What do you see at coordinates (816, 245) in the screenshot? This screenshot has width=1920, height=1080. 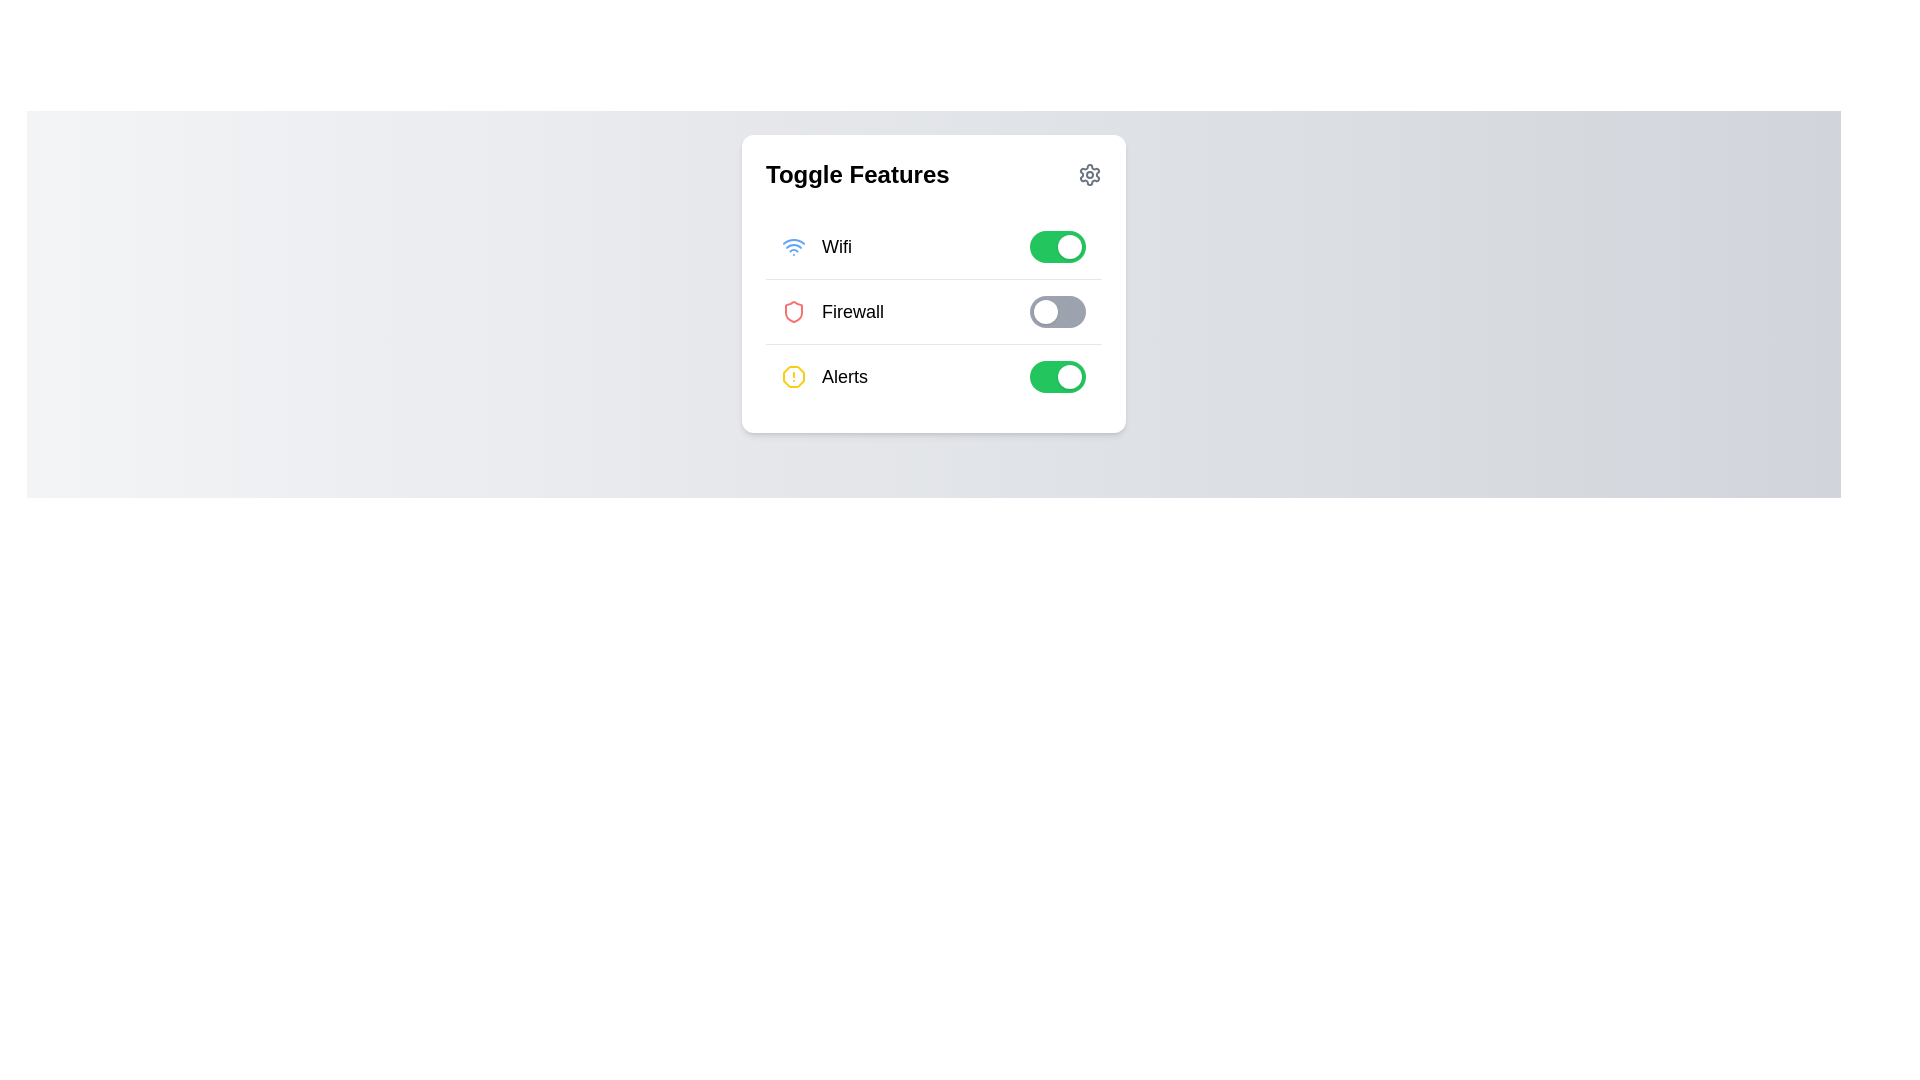 I see `the Label with a blue WiFi icon and the text 'Wifi'` at bounding box center [816, 245].